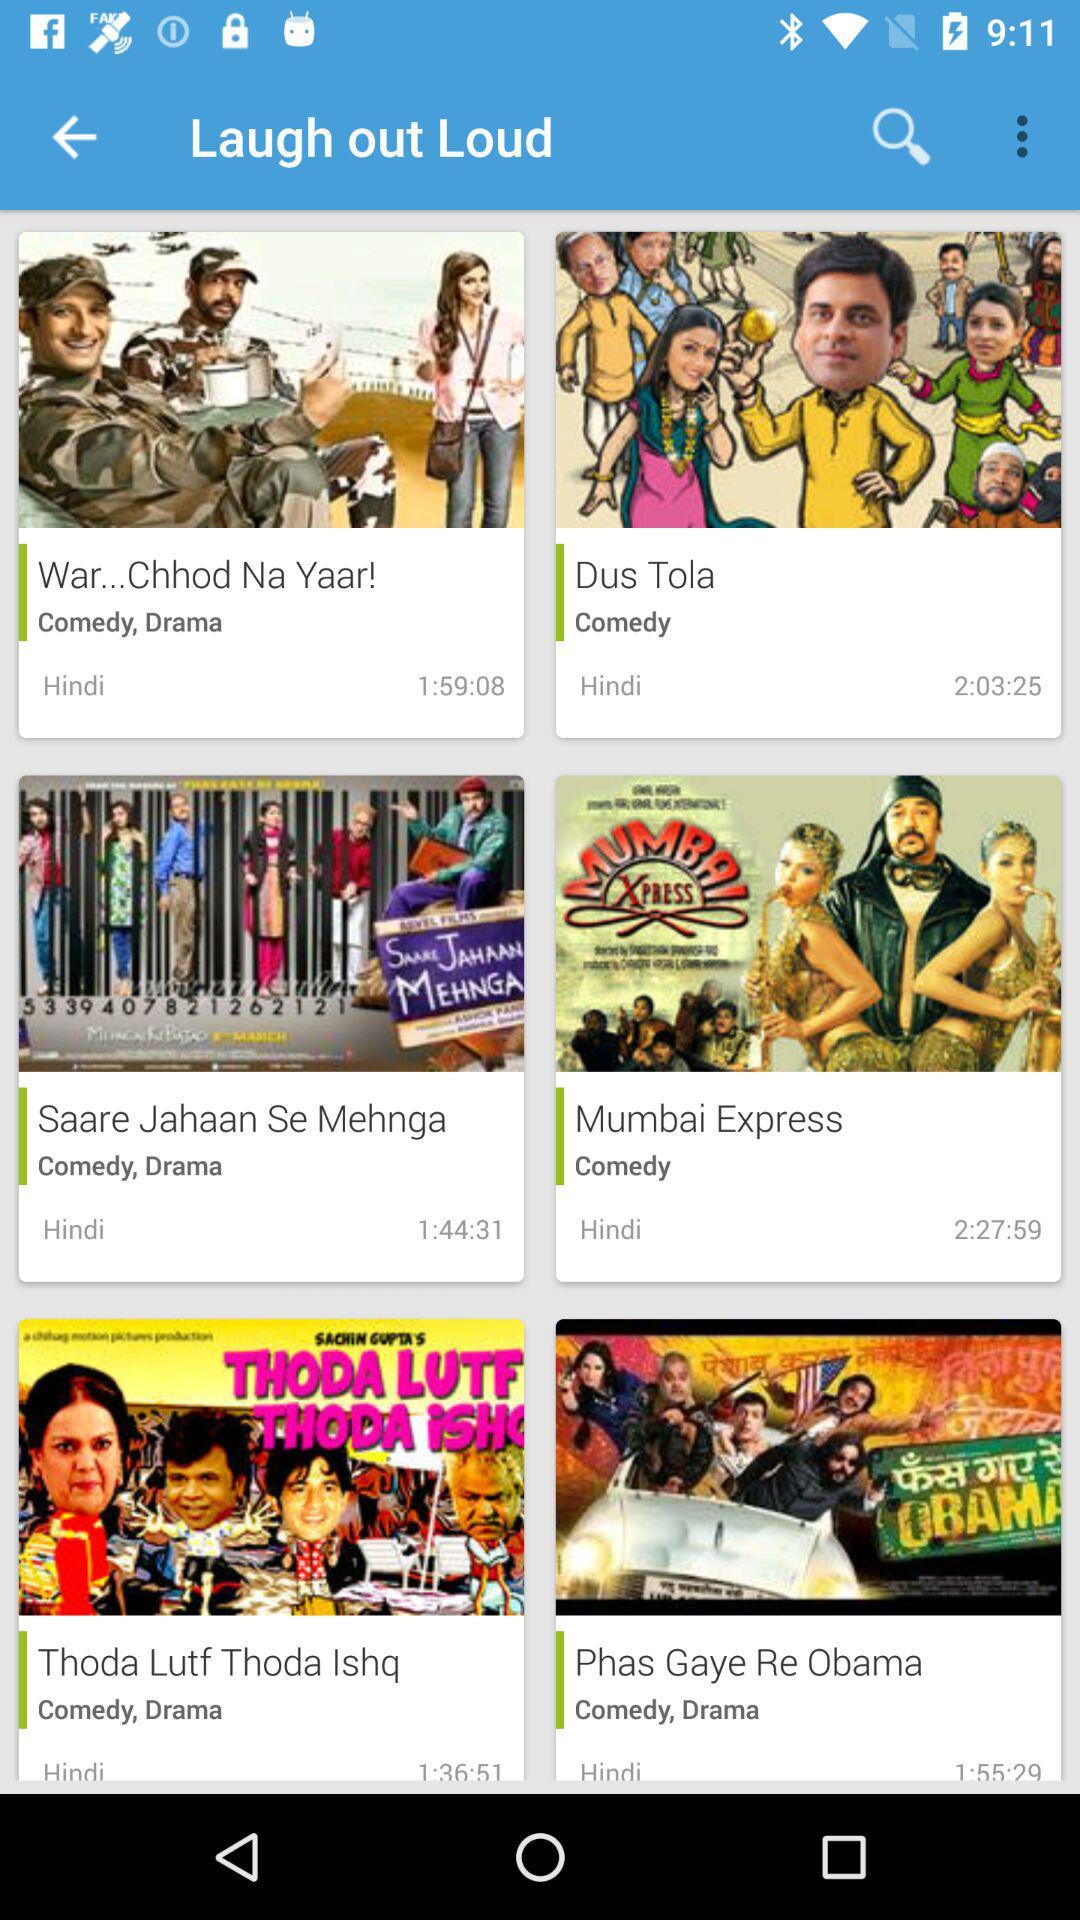 The image size is (1080, 1920). Describe the element at coordinates (901, 135) in the screenshot. I see `the item next to laugh out loud  icon` at that location.